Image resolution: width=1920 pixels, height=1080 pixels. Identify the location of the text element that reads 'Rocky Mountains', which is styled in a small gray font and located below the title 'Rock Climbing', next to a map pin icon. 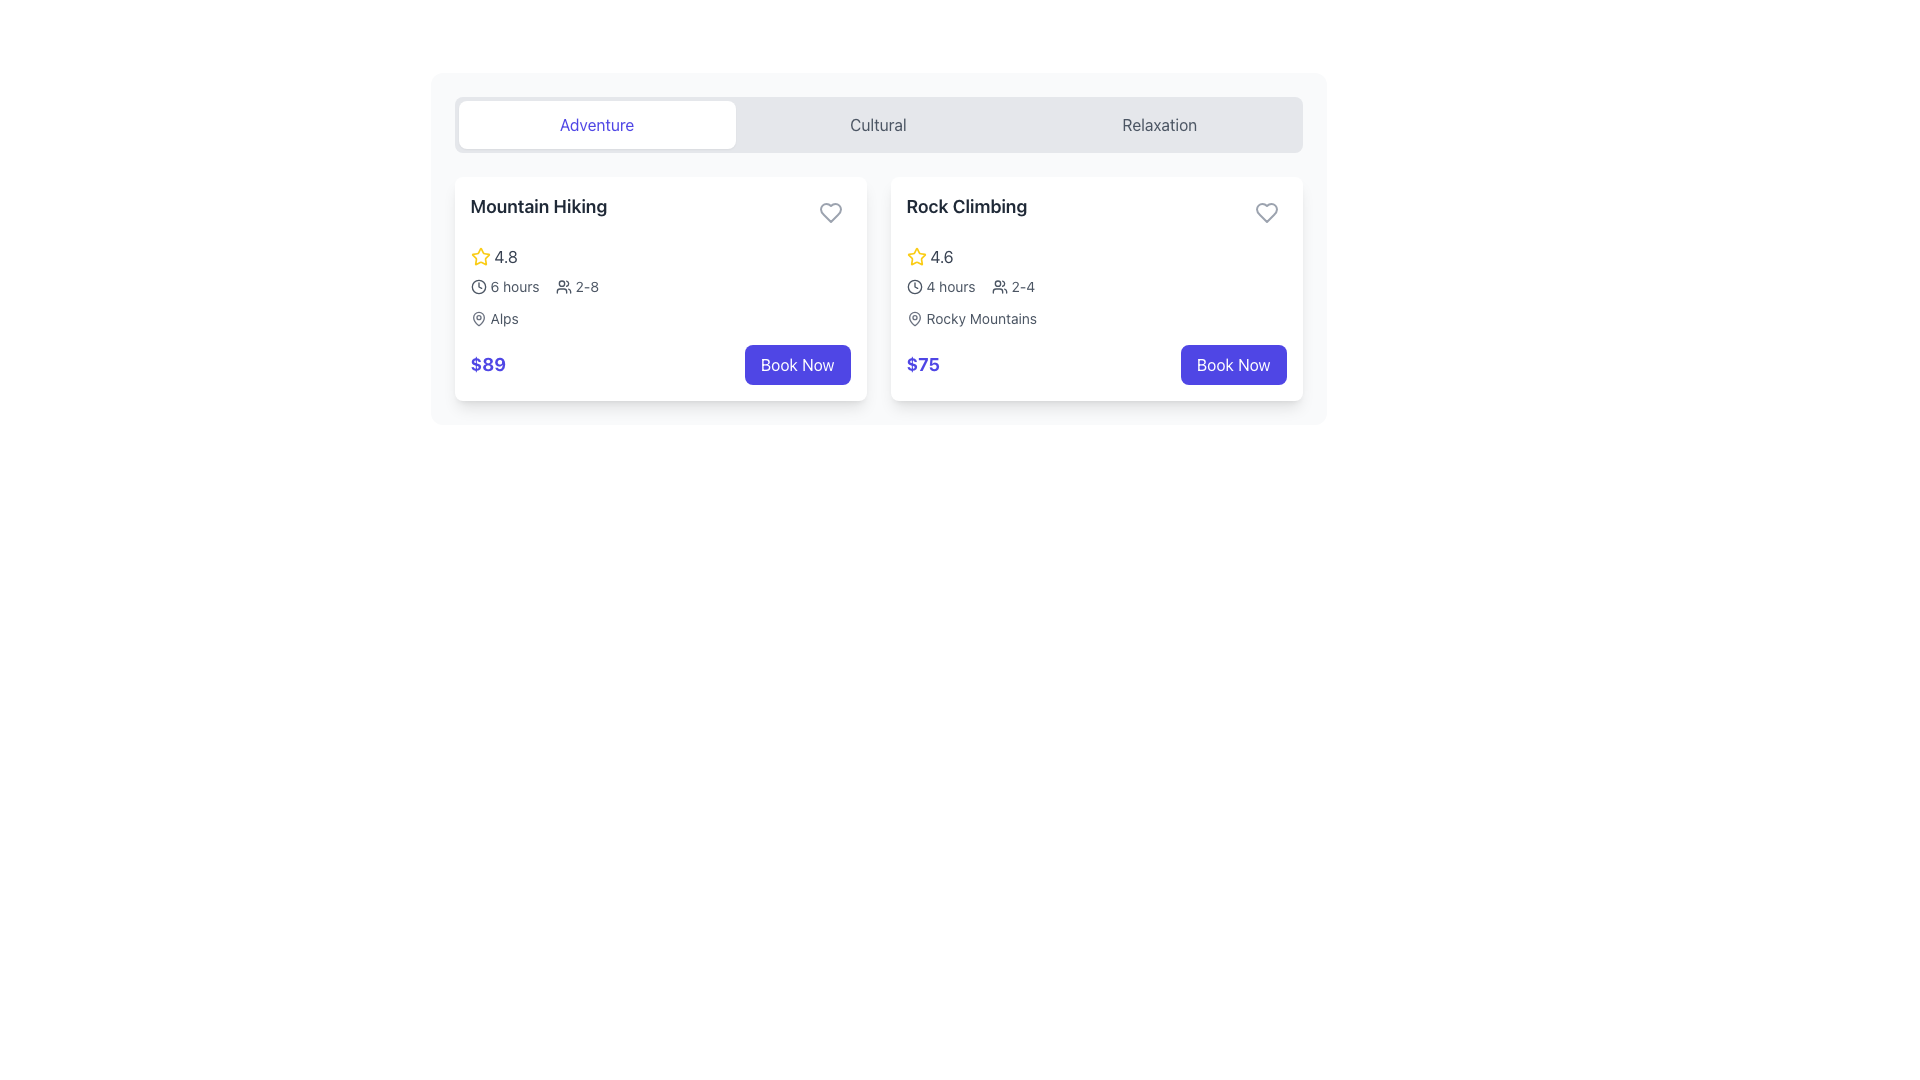
(981, 318).